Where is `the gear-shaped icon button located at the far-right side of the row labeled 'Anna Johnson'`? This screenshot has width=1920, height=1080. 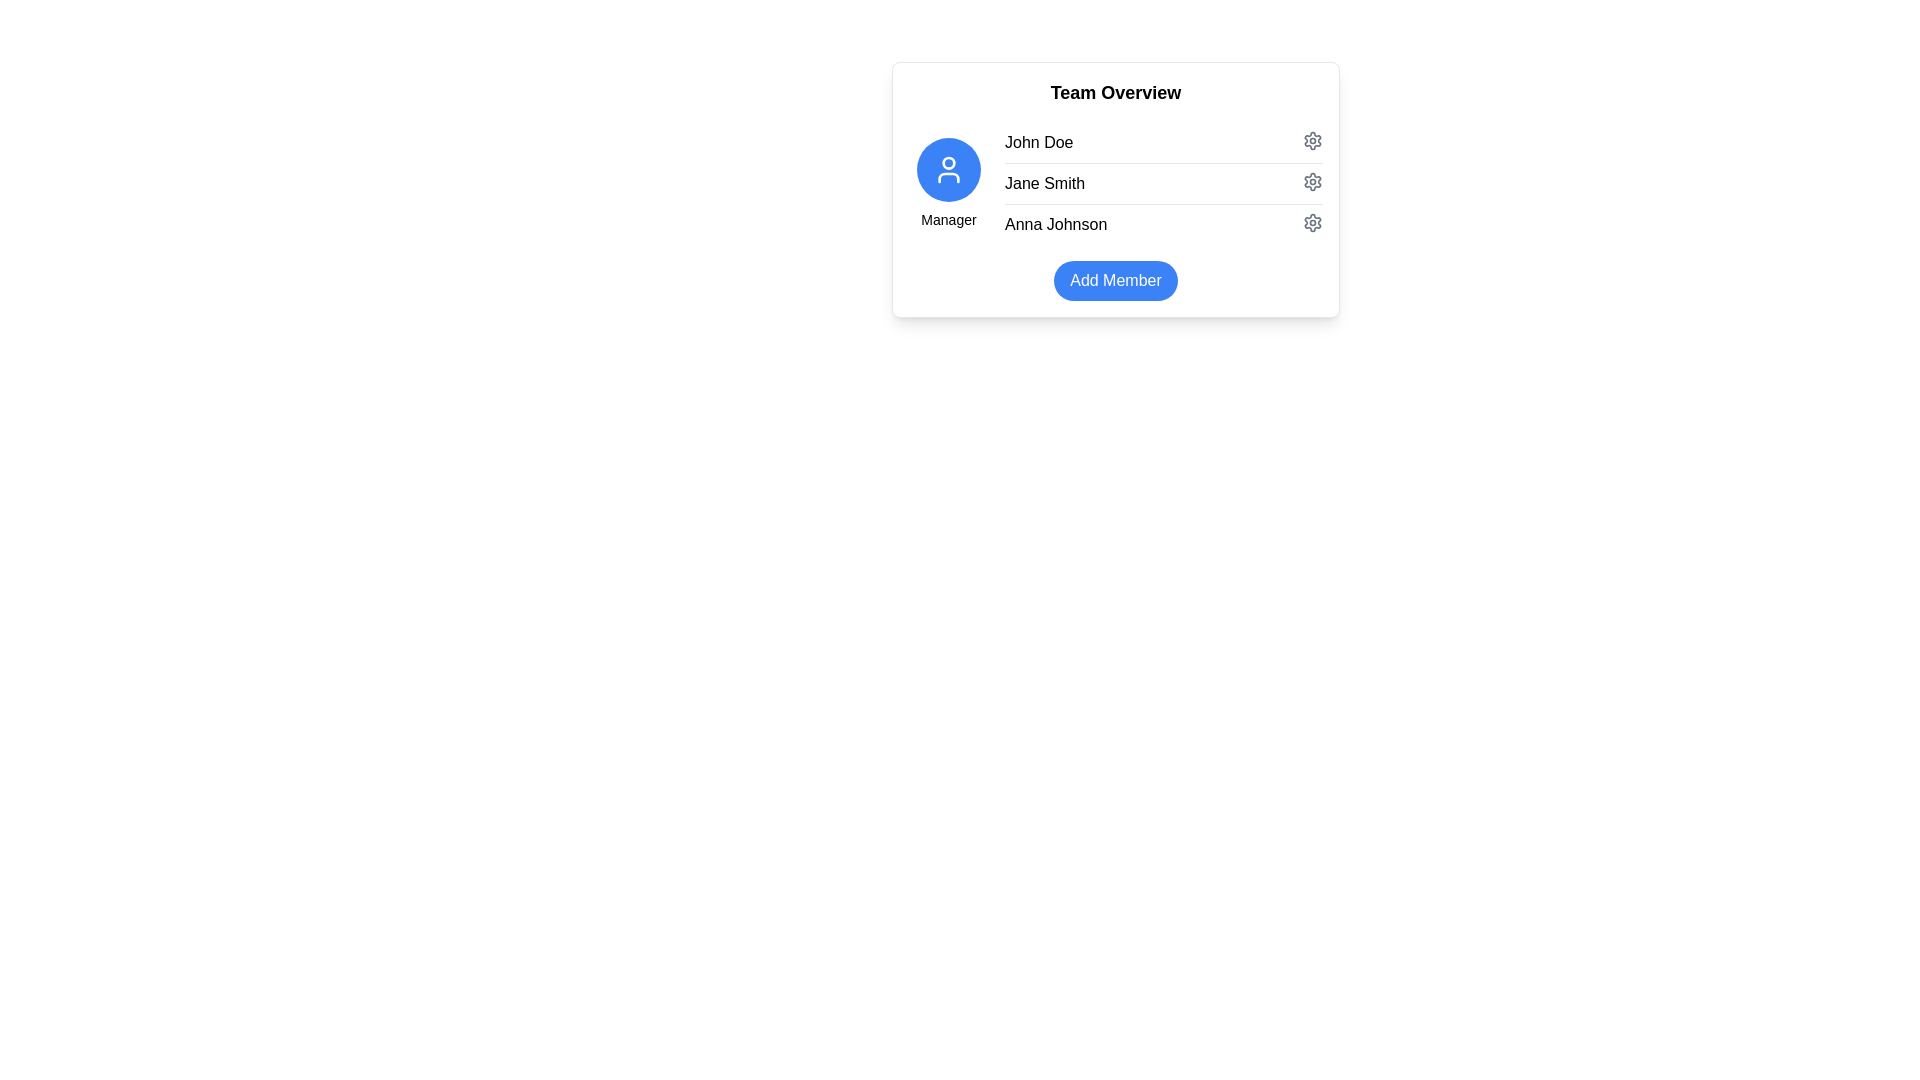 the gear-shaped icon button located at the far-right side of the row labeled 'Anna Johnson' is located at coordinates (1313, 223).